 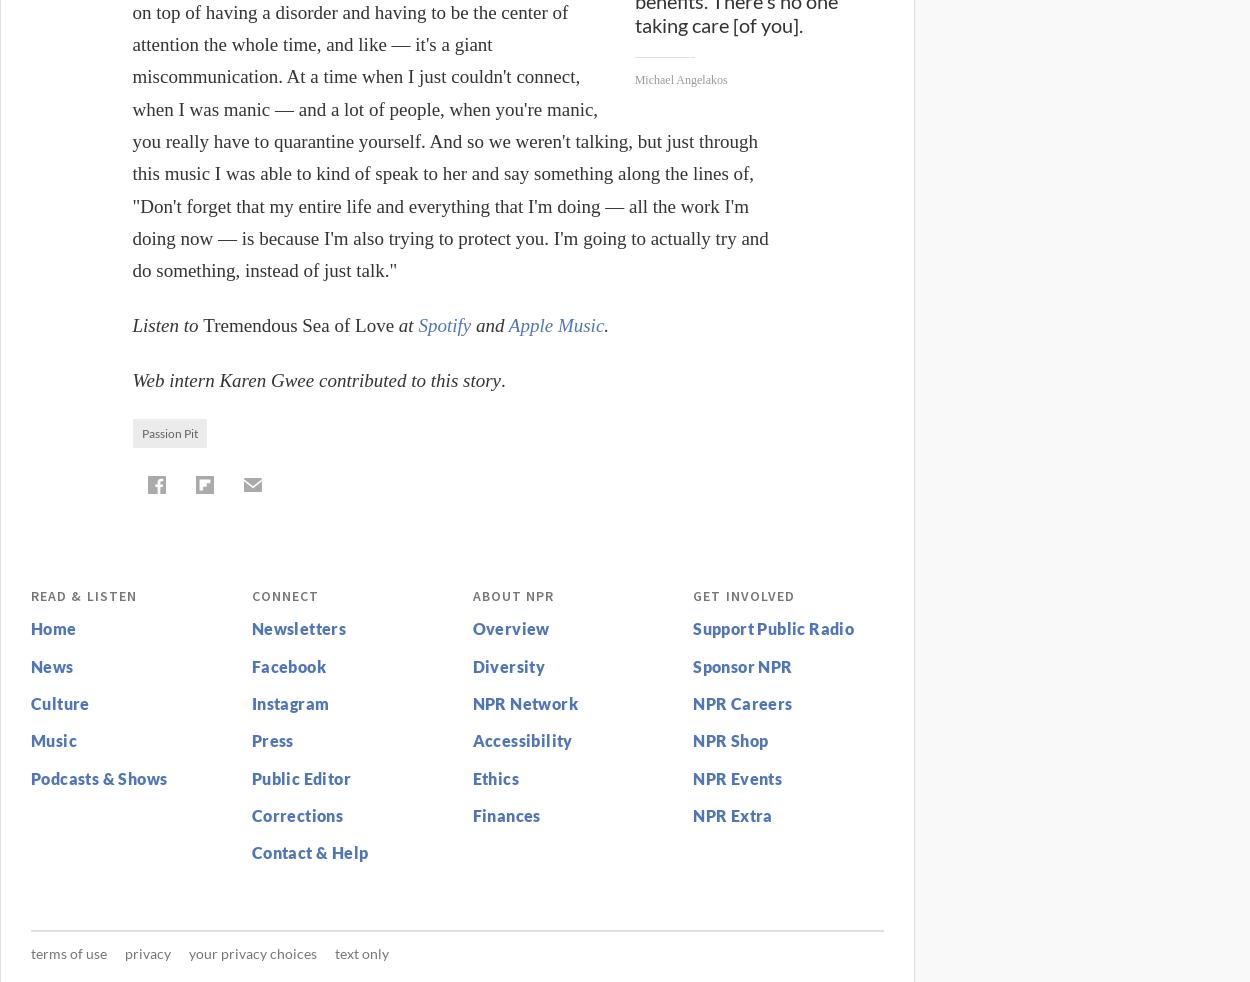 What do you see at coordinates (508, 324) in the screenshot?
I see `'Apple Music'` at bounding box center [508, 324].